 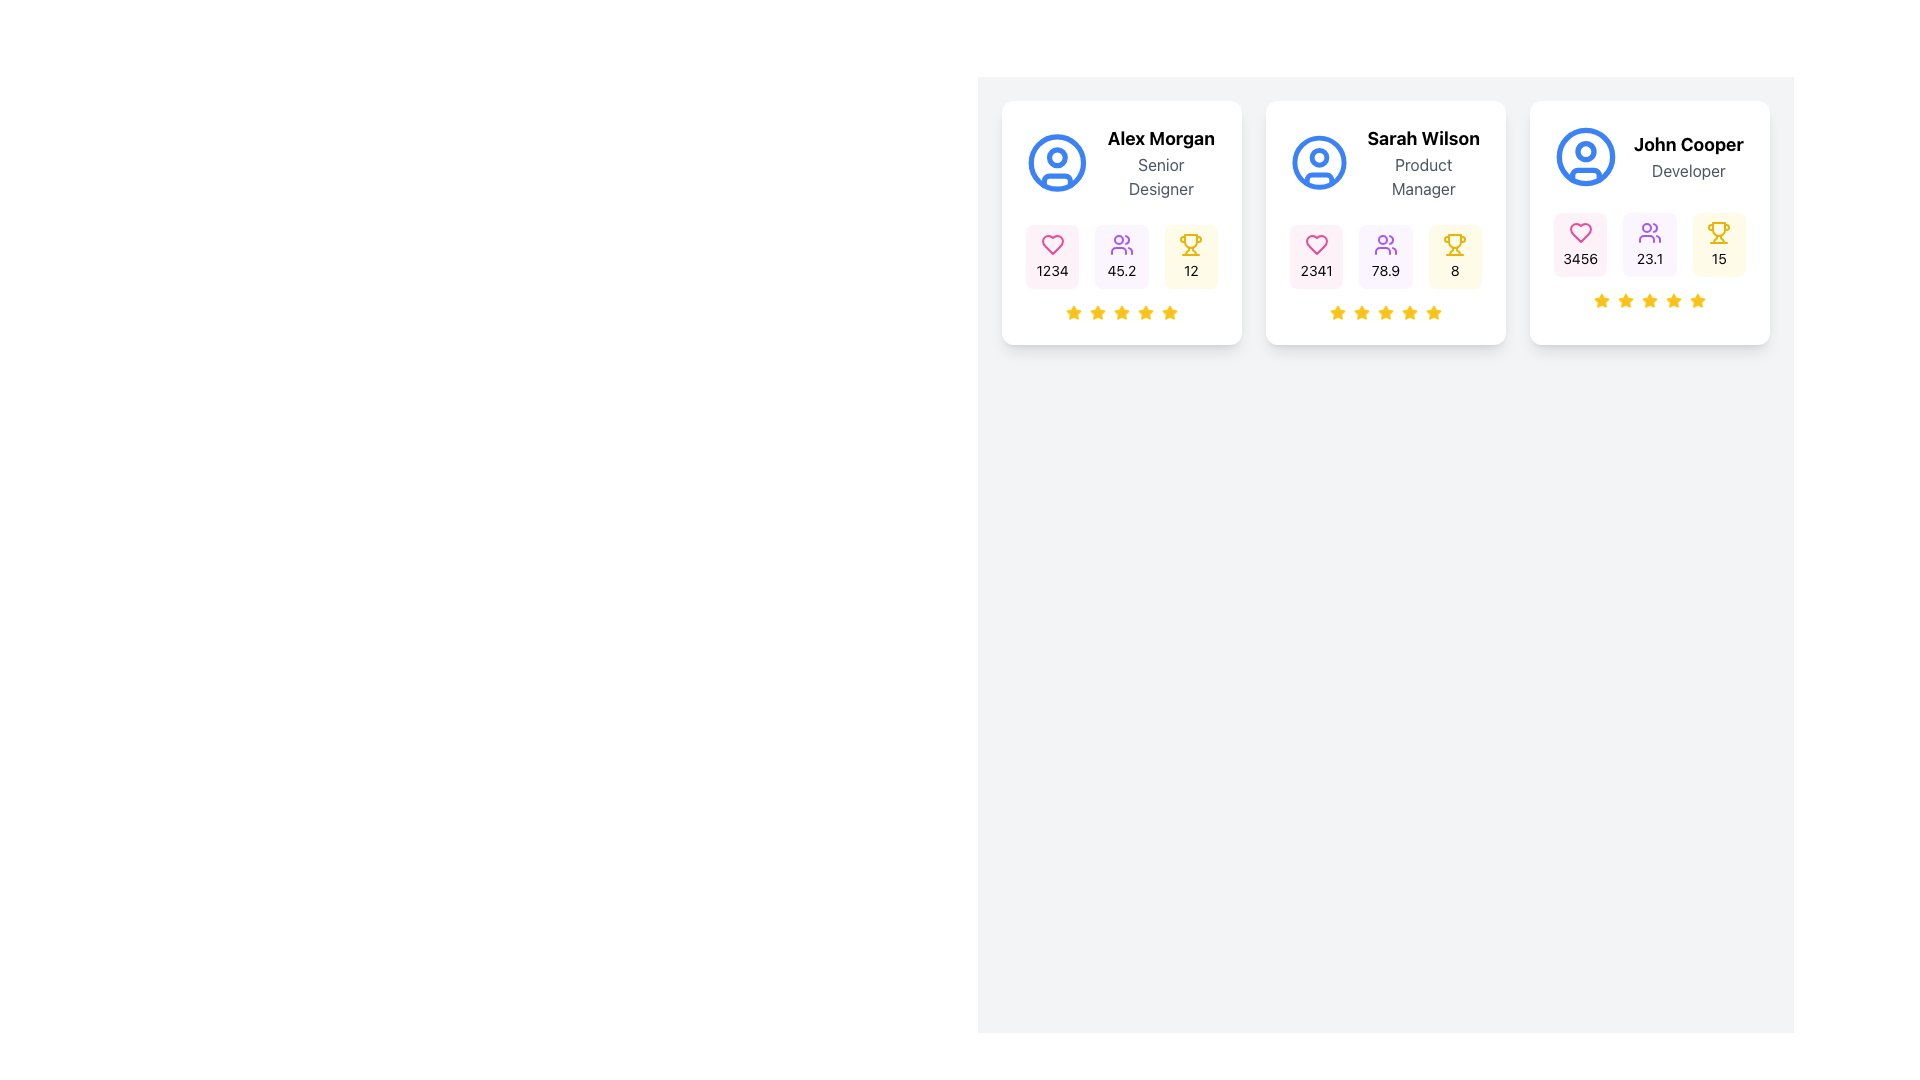 I want to click on the pink heart icon with a sharp border and hollow interior located in the top-left corner of John Cooper's card above the number '3456', so click(x=1579, y=231).